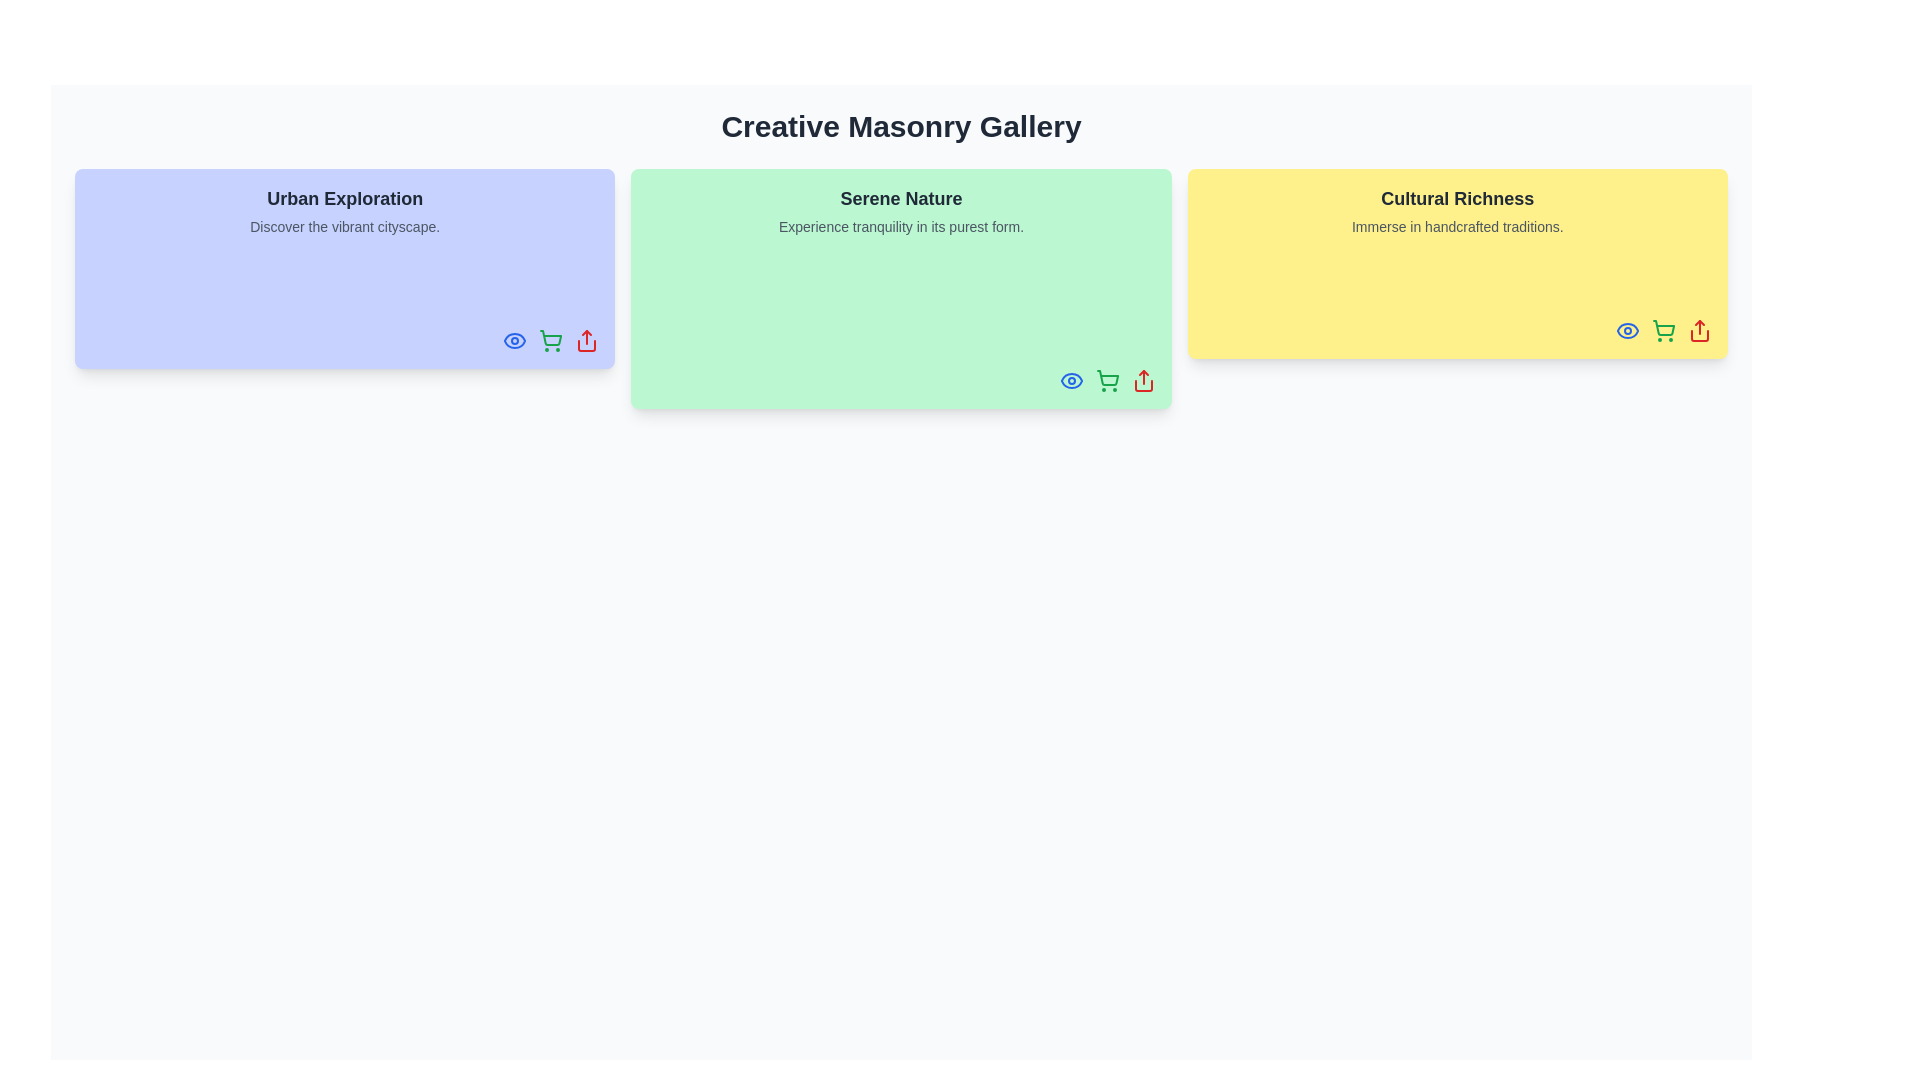 Image resolution: width=1920 pixels, height=1080 pixels. Describe the element at coordinates (1698, 334) in the screenshot. I see `the Decorative icon segment located in the bottom-right corner of the 'Cultural Richness' card, which is part of the share icon structure` at that location.